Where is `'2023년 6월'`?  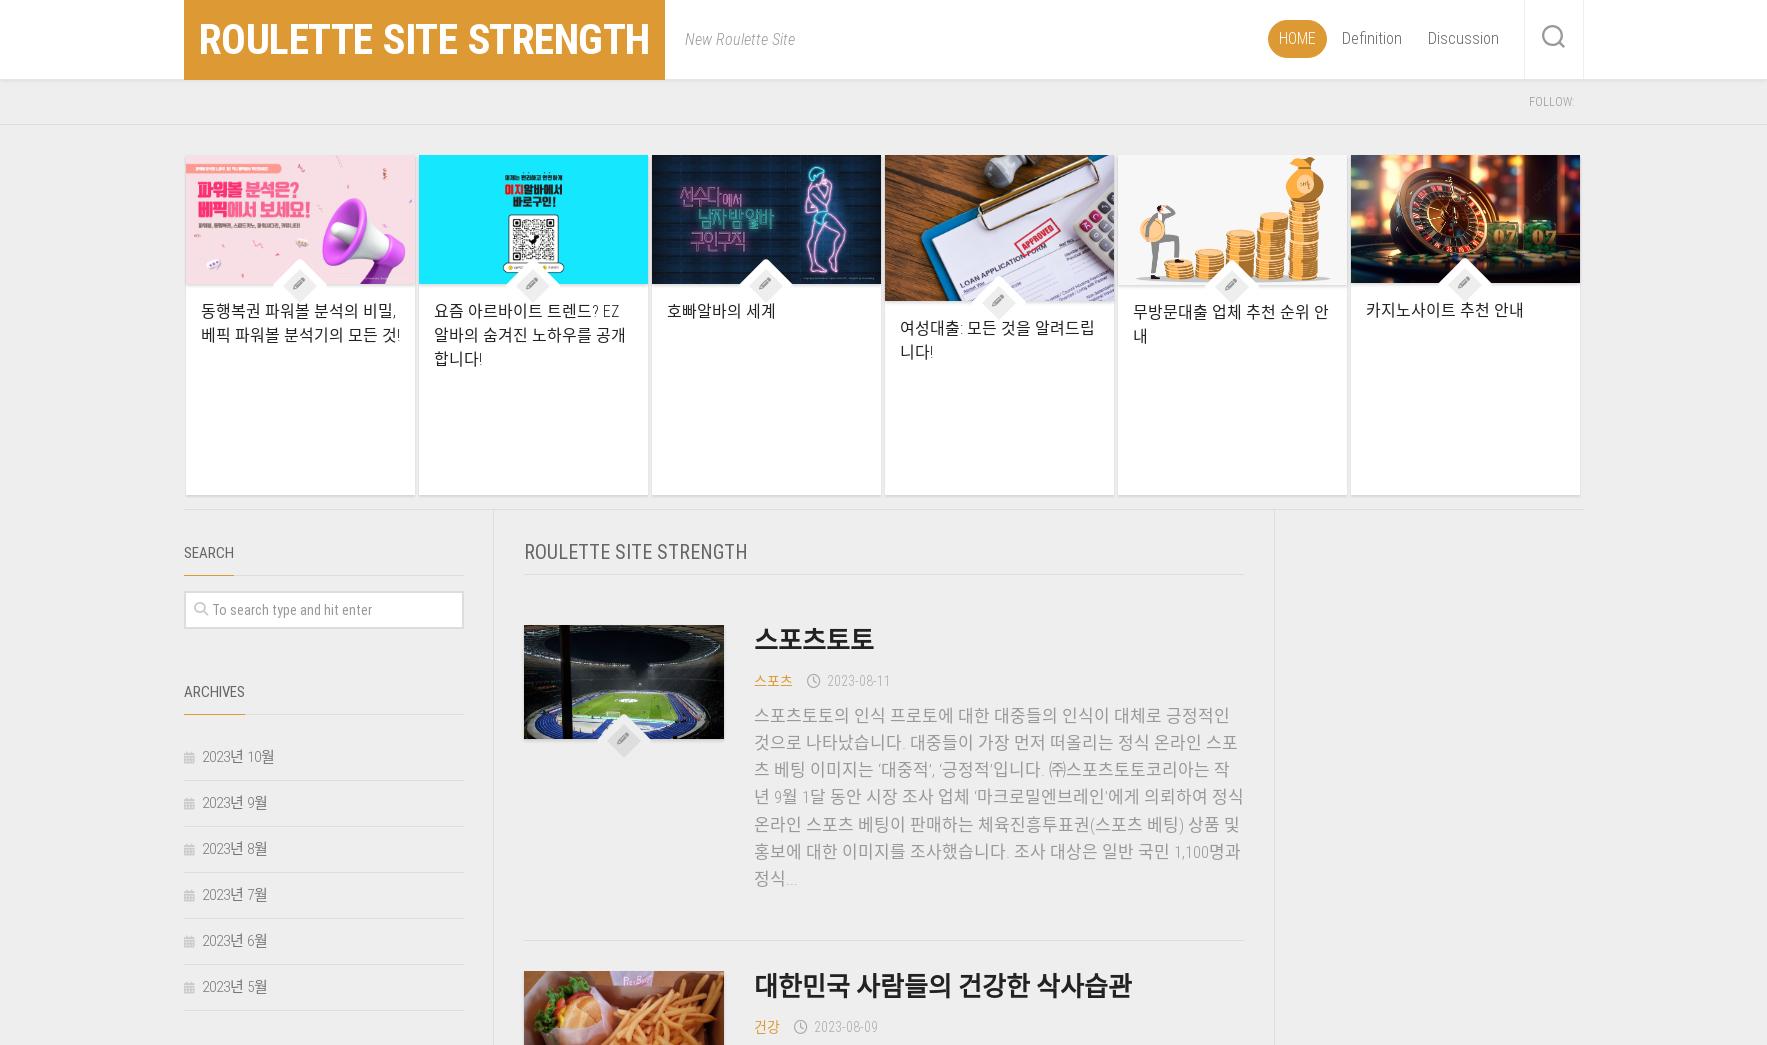
'2023년 6월' is located at coordinates (232, 940).